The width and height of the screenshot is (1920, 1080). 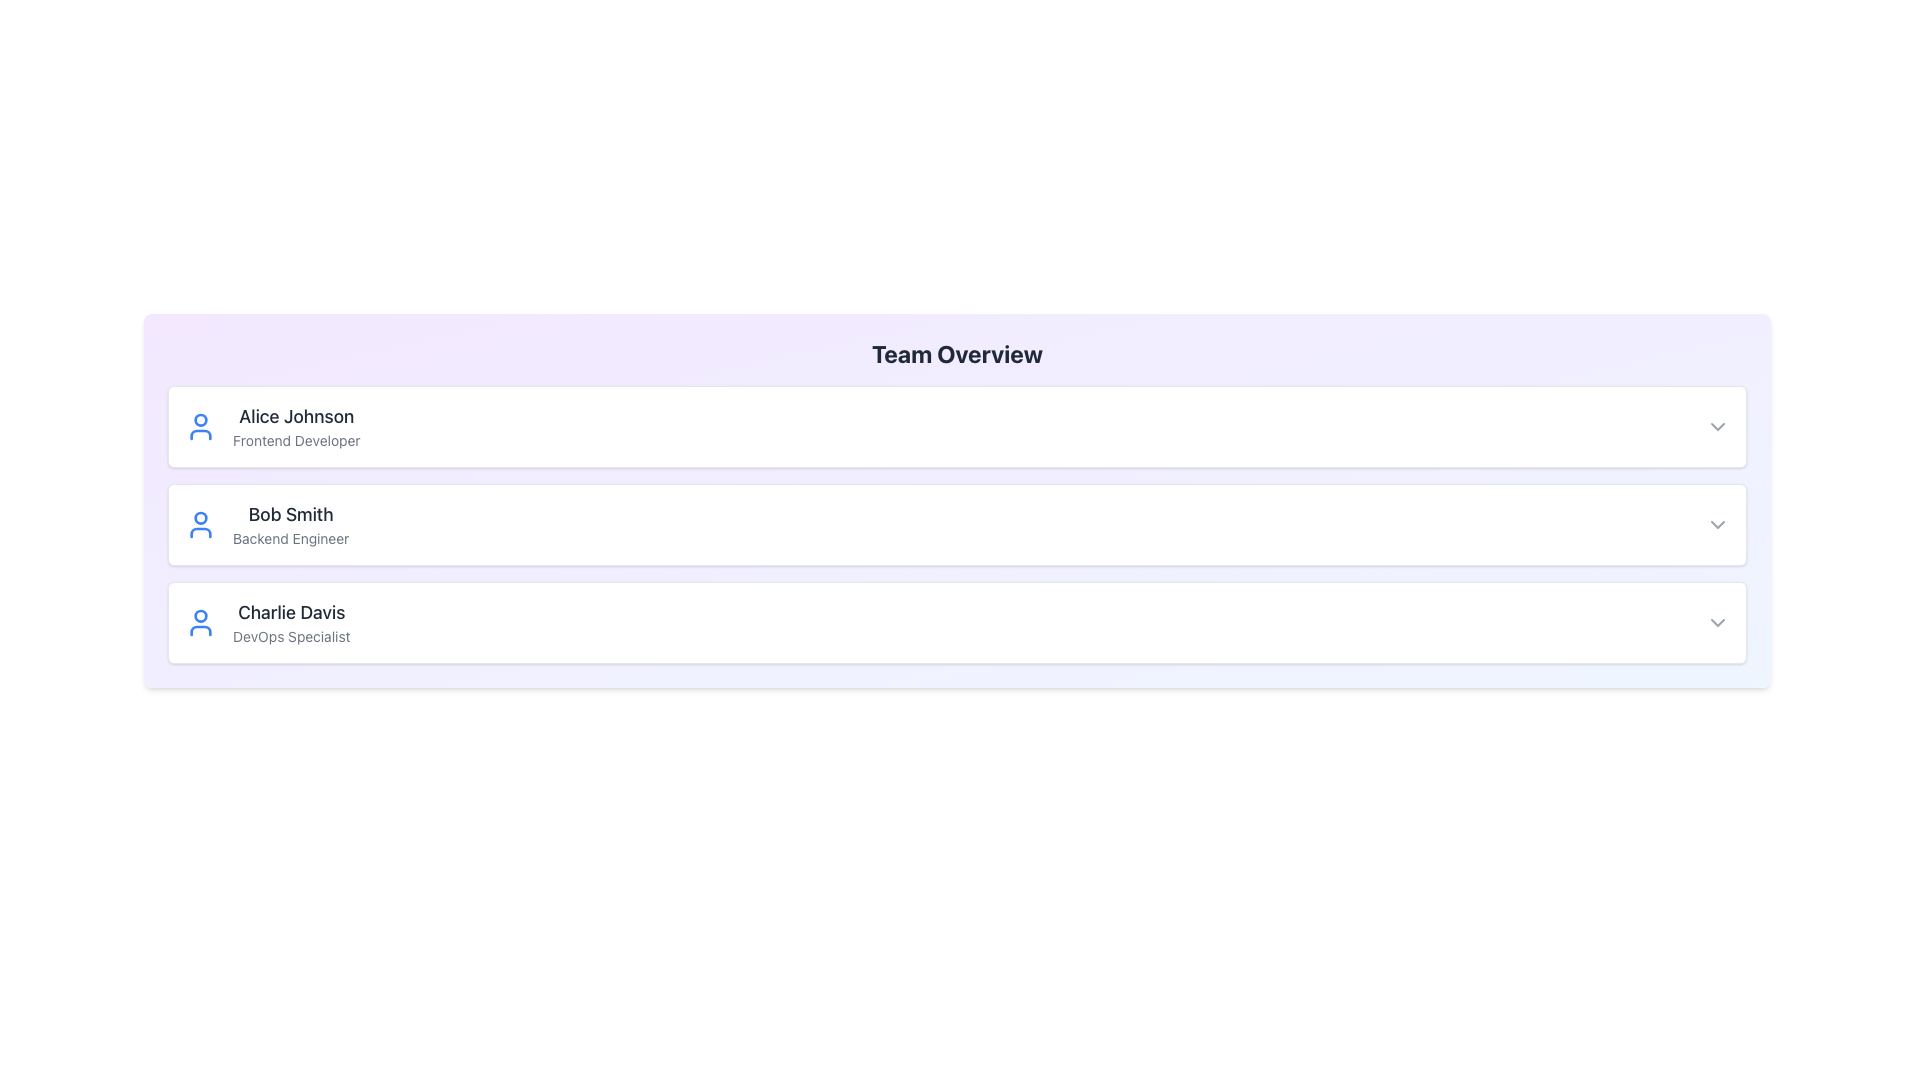 I want to click on the Icon graphic part representing user 'Bob Smith', situated towards the center of the icon composition, beneath the circular head section, so click(x=201, y=531).